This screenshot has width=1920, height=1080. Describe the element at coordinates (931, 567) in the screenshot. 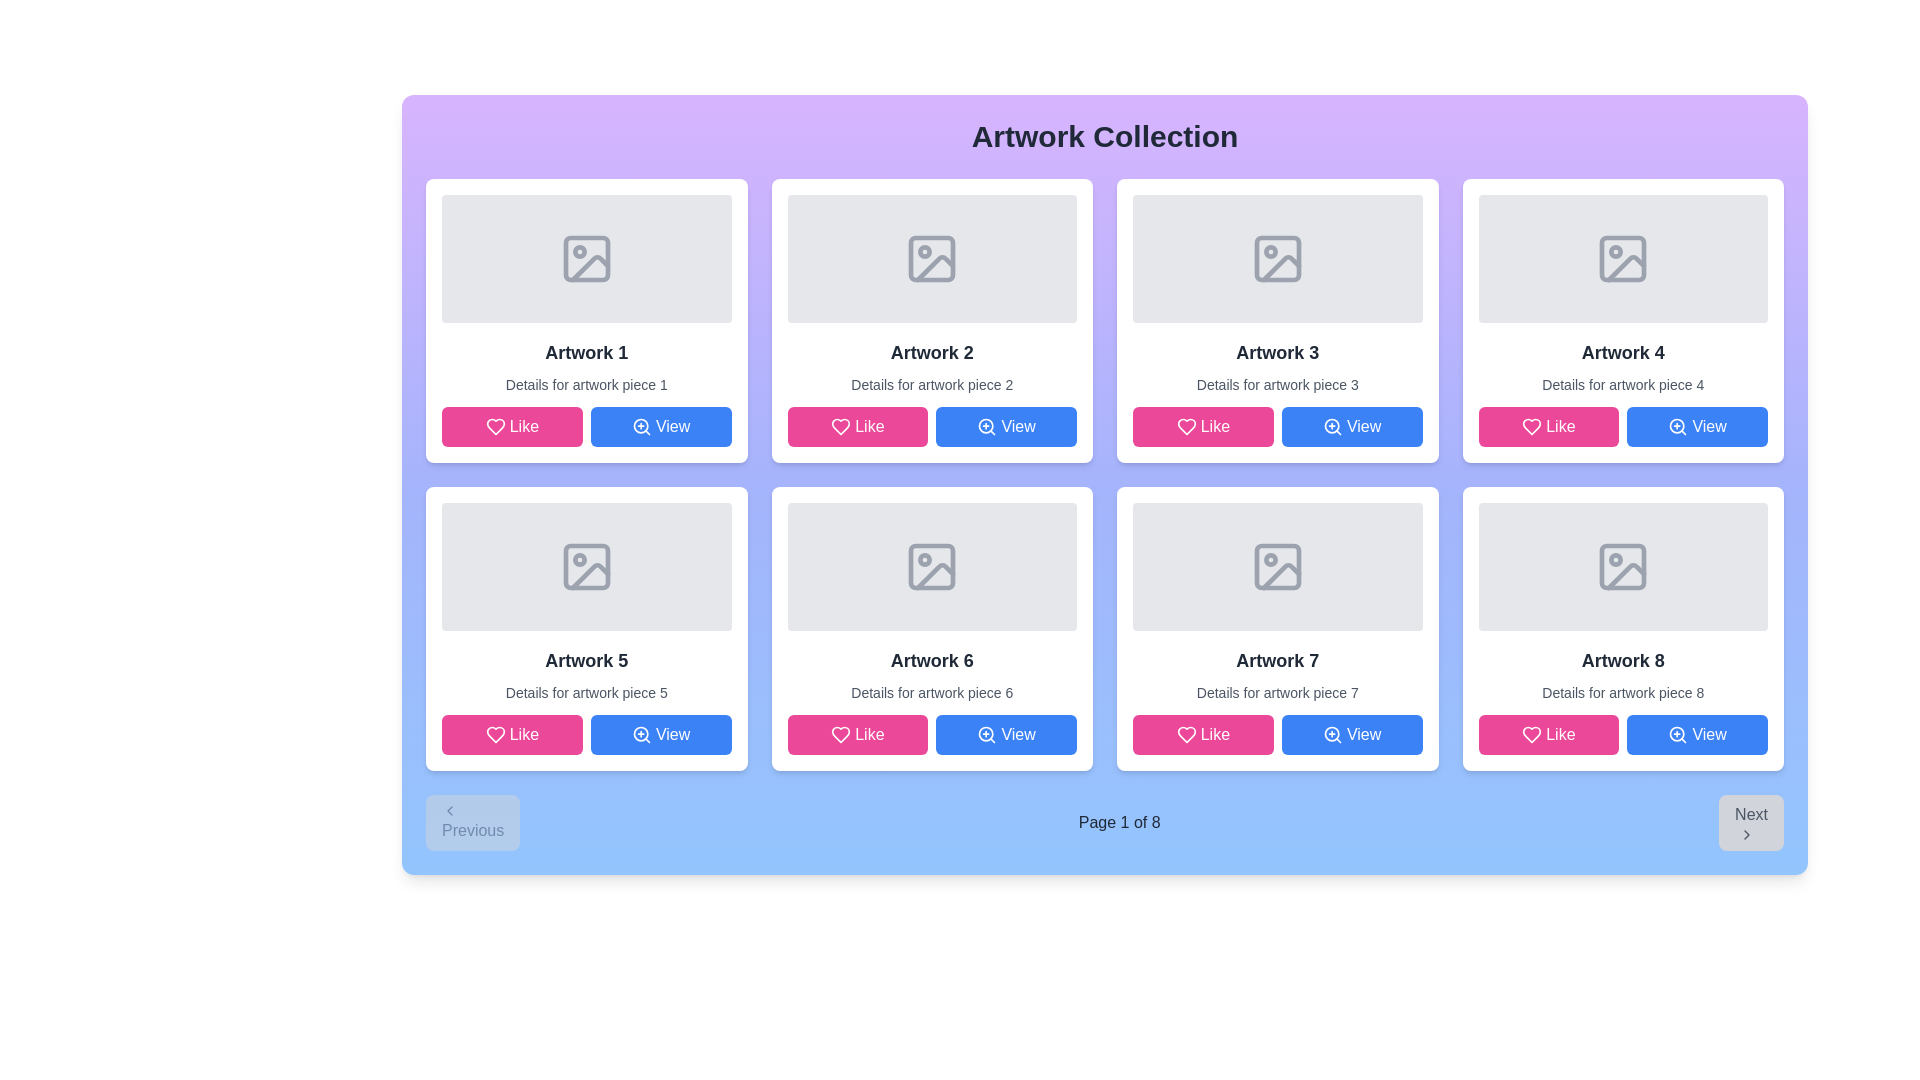

I see `SVG icon depicting a stylized image placeholder located in the upper section of the 'Artwork 6' tile for debugging purposes` at that location.